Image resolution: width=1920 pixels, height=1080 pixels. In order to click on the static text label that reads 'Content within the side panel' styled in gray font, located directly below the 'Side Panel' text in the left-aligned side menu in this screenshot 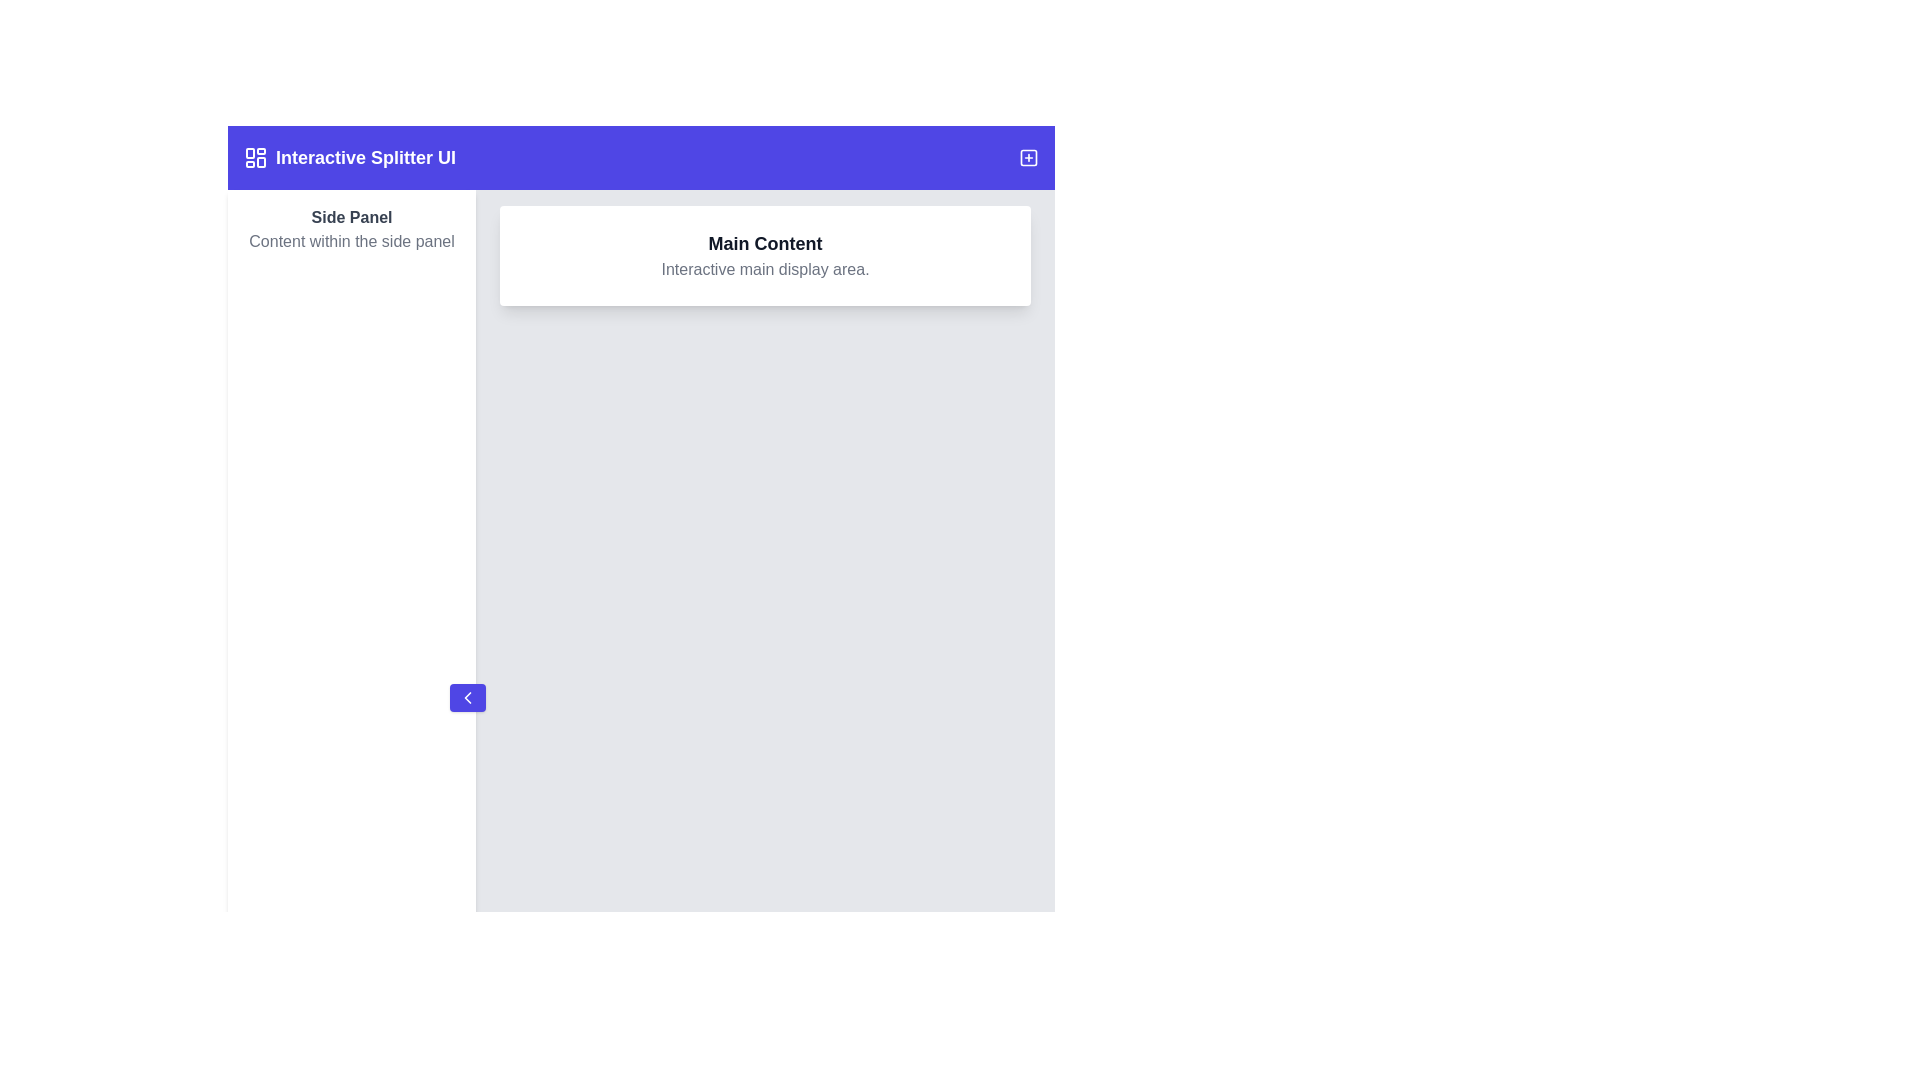, I will do `click(352, 241)`.